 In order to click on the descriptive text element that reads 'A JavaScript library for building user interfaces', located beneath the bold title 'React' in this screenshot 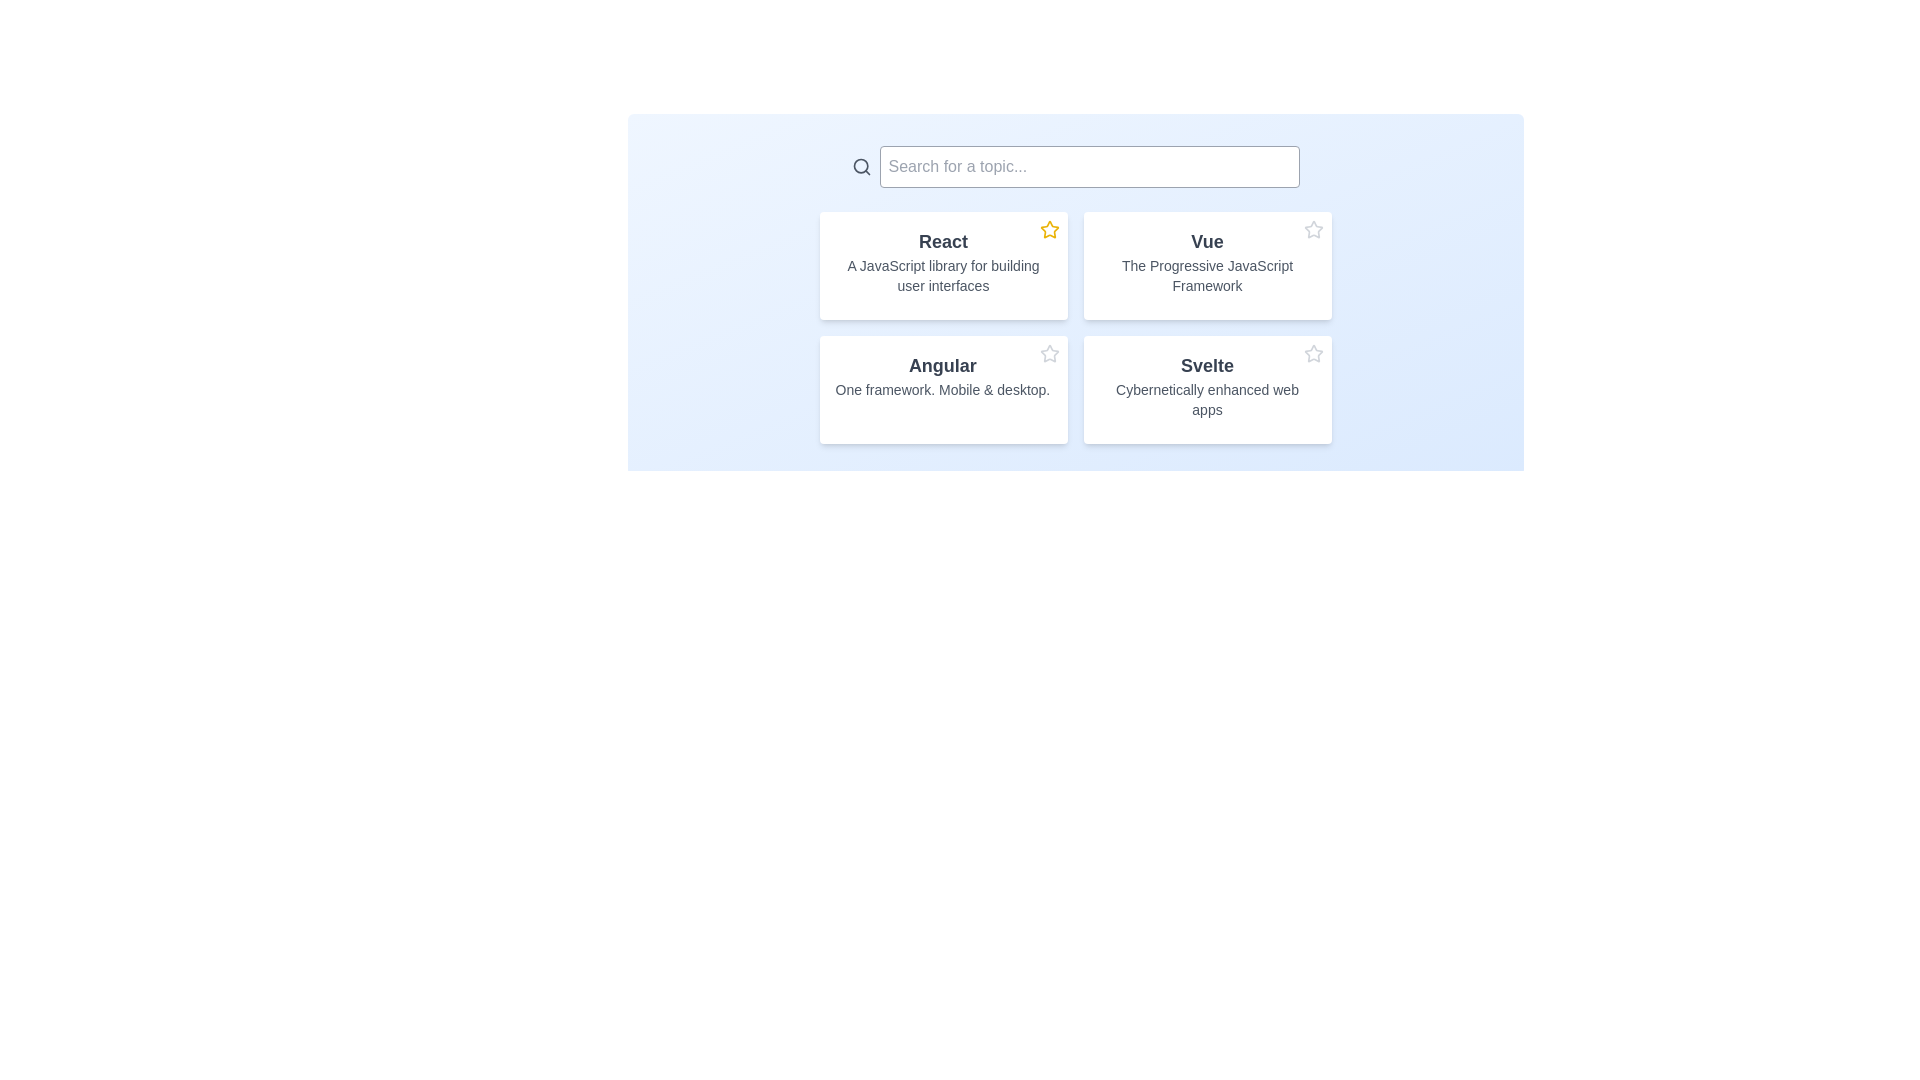, I will do `click(942, 276)`.